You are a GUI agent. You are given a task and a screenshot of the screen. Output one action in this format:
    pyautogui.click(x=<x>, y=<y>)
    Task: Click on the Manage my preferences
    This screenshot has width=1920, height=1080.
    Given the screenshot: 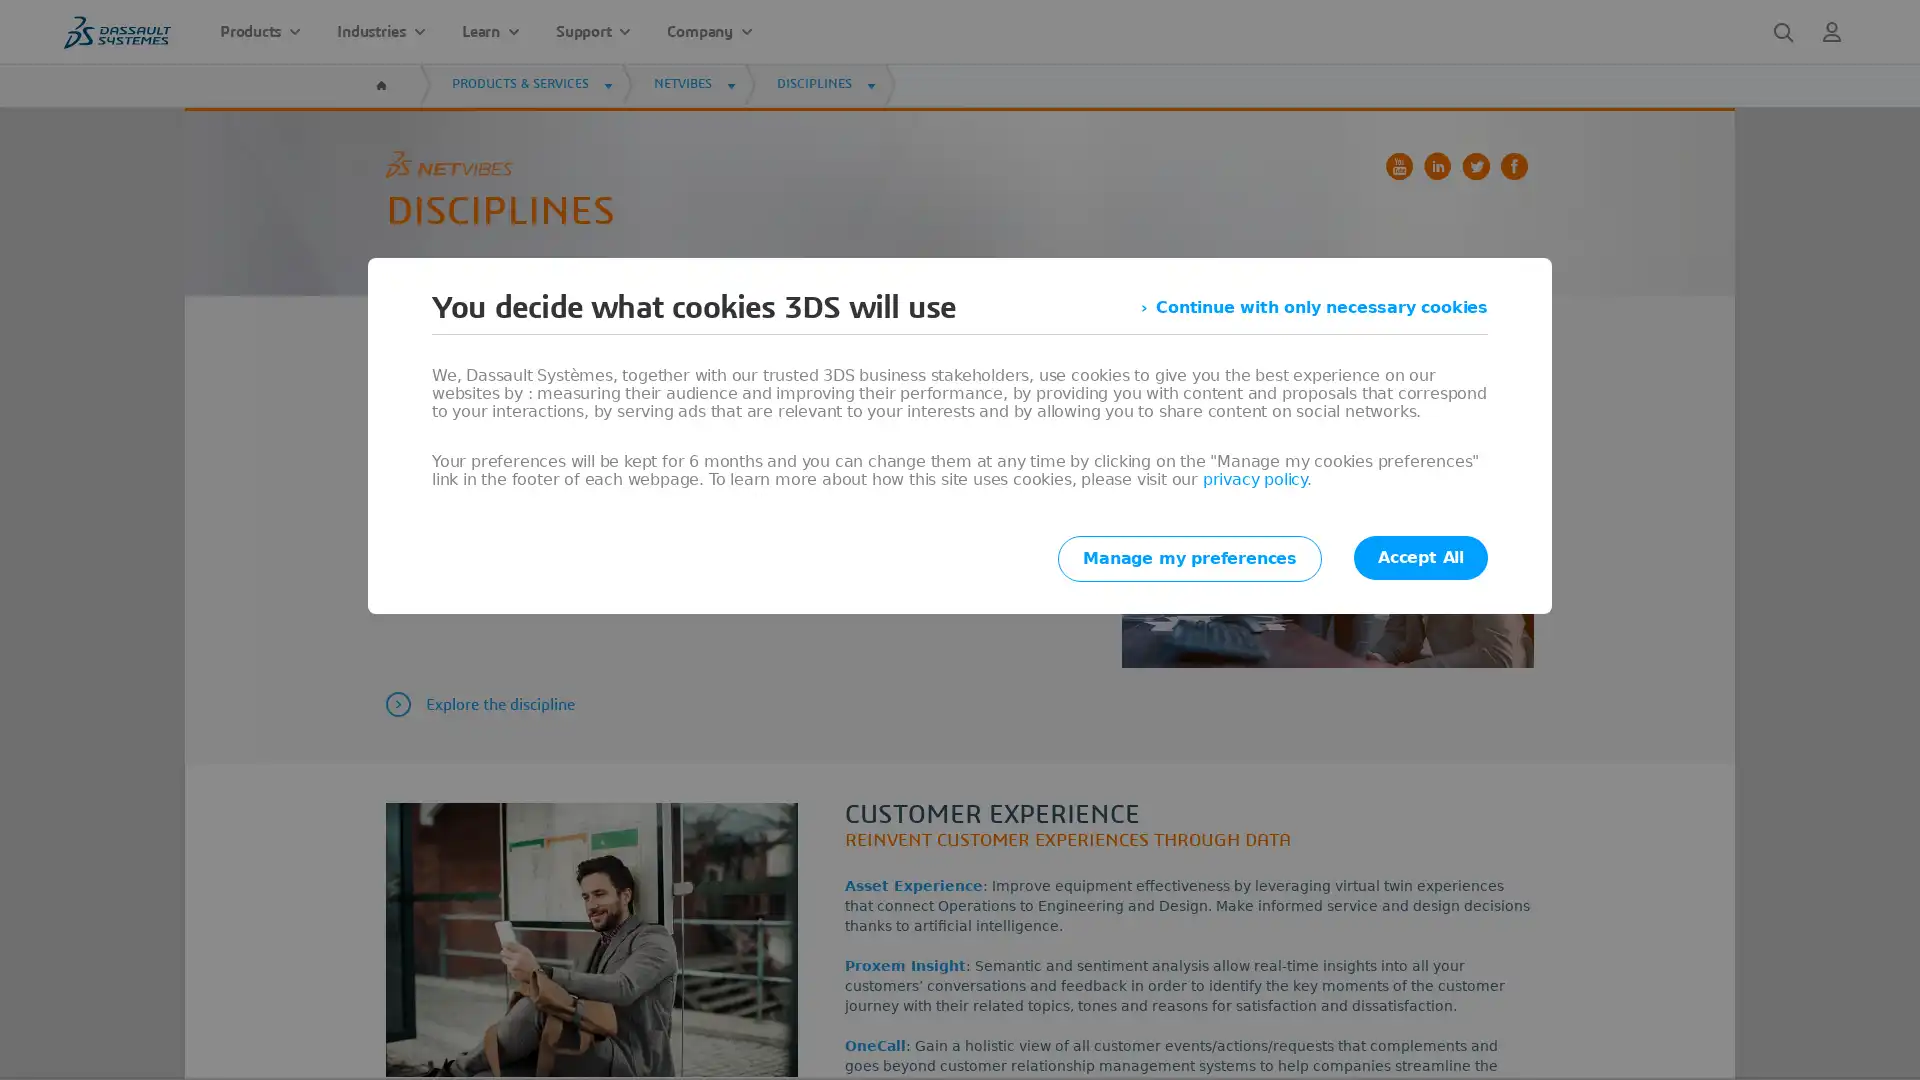 What is the action you would take?
    pyautogui.click(x=1190, y=559)
    